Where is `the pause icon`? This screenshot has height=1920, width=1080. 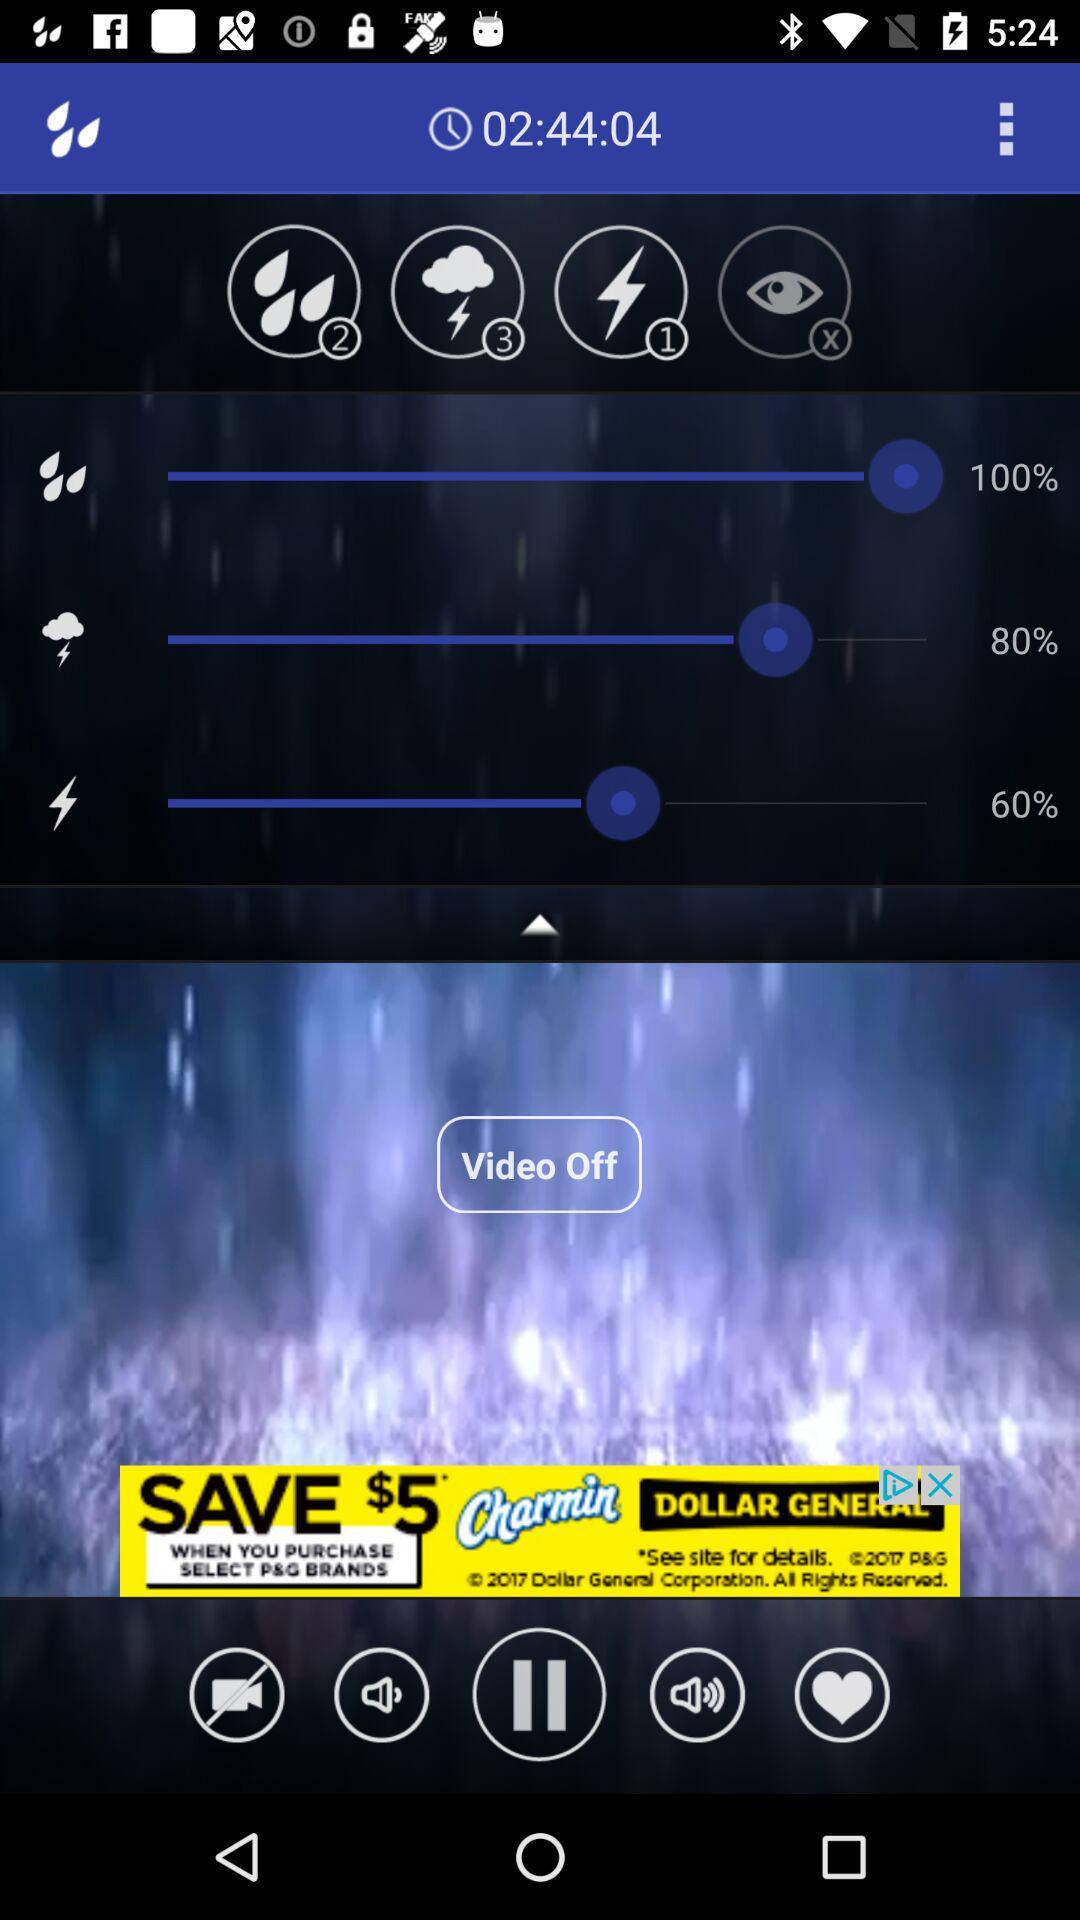
the pause icon is located at coordinates (538, 1694).